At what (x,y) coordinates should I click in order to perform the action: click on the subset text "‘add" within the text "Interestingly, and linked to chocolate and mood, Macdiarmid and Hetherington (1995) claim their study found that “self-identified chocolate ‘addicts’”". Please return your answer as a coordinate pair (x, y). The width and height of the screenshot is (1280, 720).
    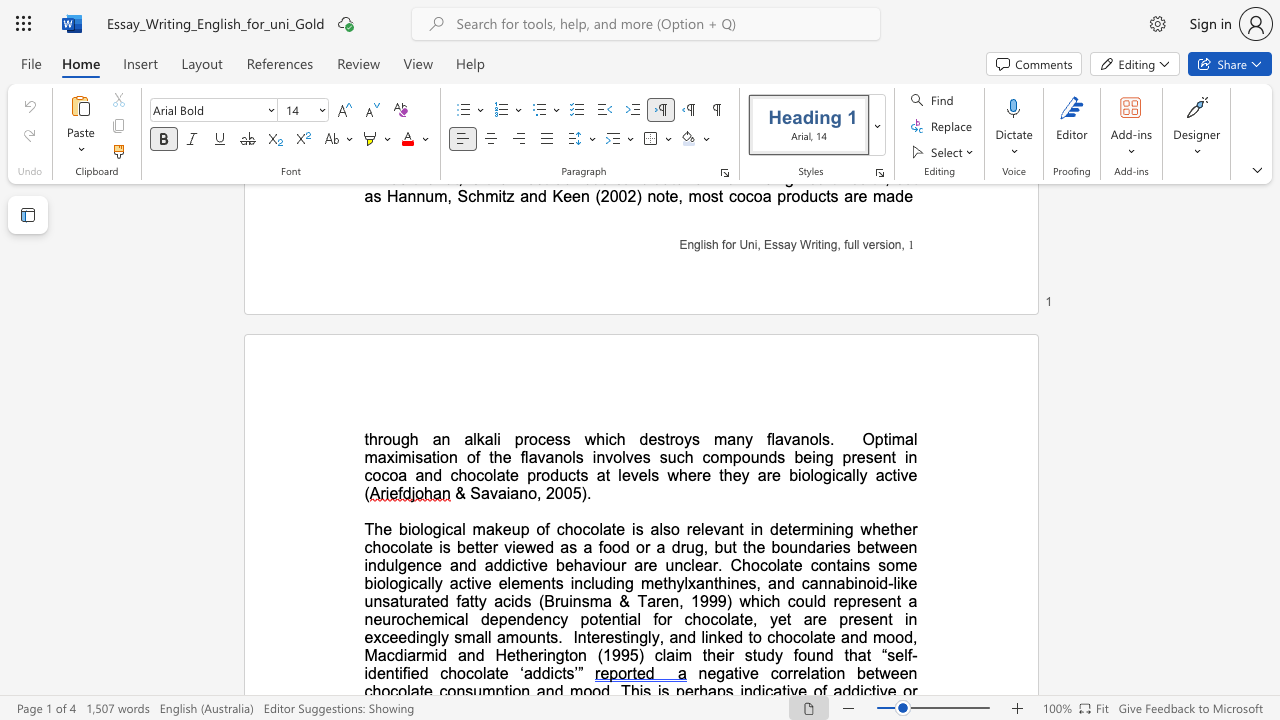
    Looking at the image, I should click on (520, 673).